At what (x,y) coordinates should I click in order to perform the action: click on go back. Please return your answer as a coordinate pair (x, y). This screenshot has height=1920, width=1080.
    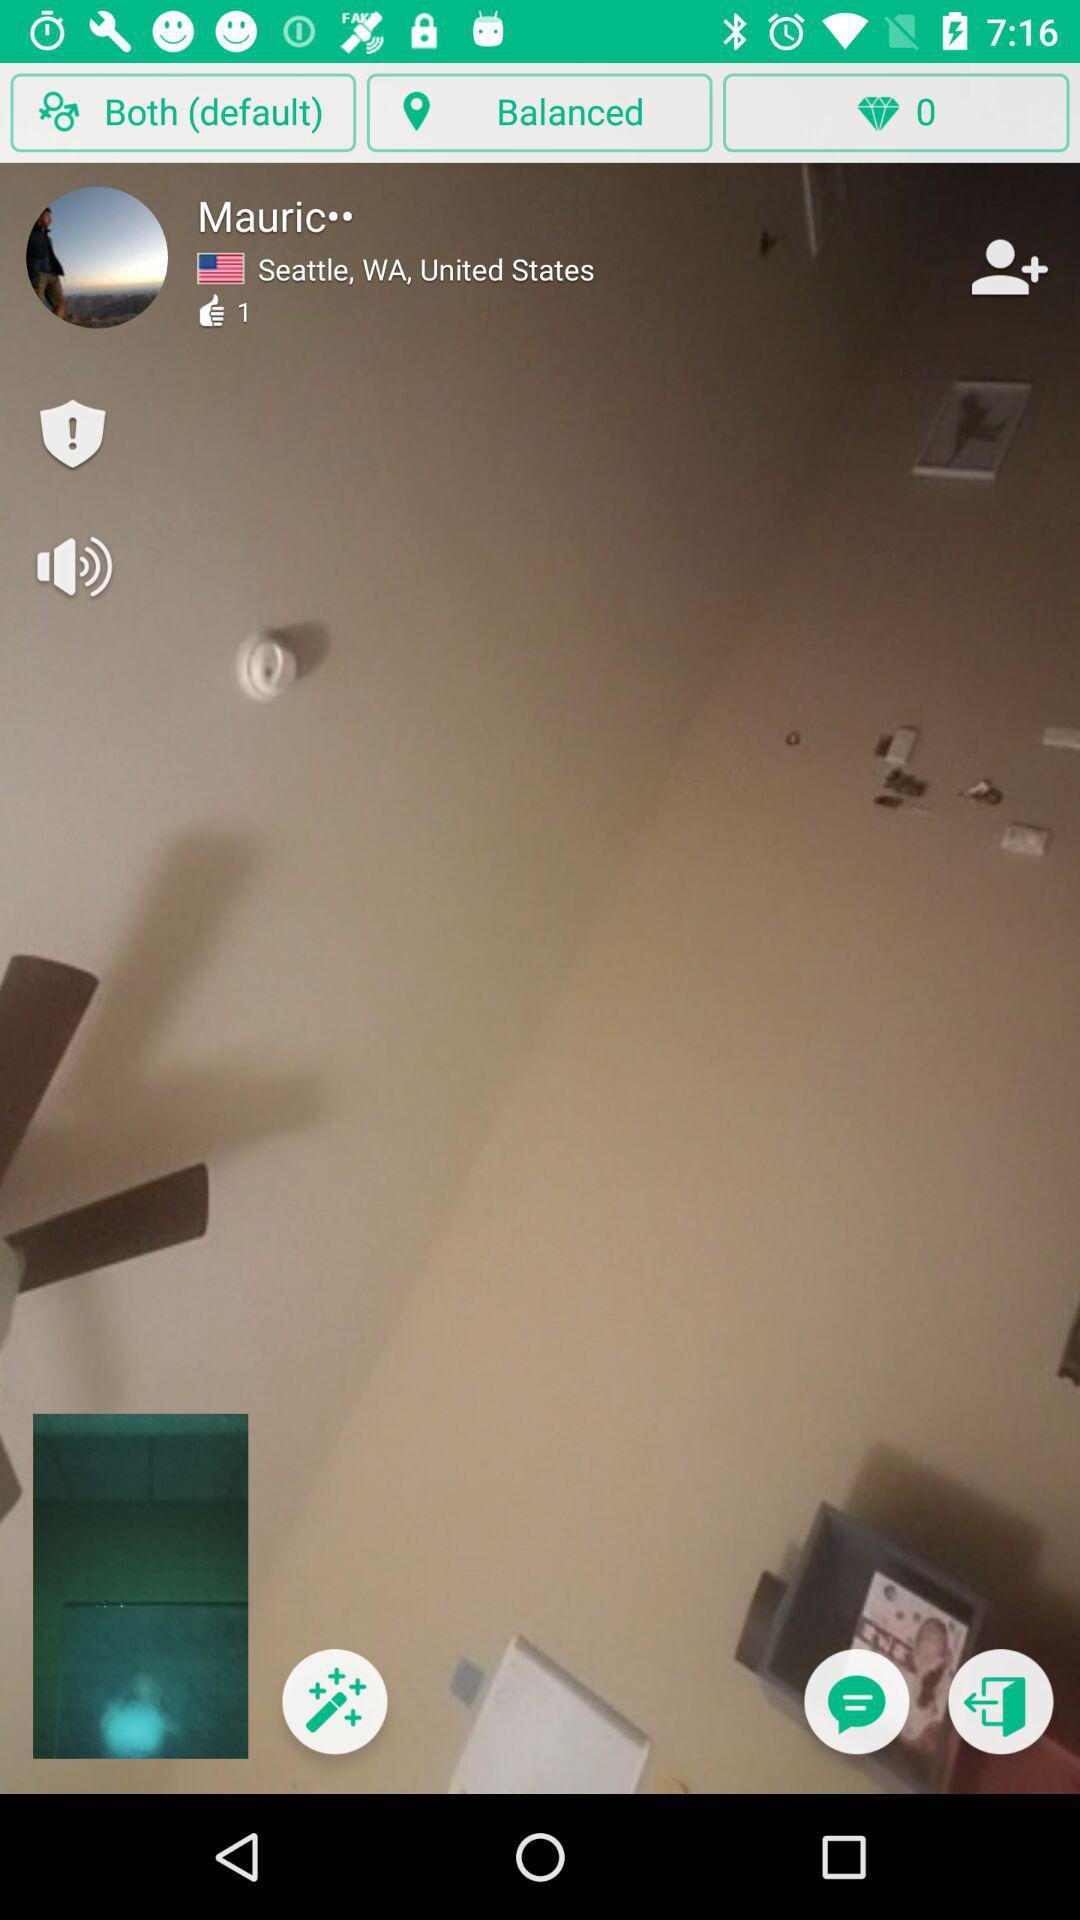
    Looking at the image, I should click on (1000, 1713).